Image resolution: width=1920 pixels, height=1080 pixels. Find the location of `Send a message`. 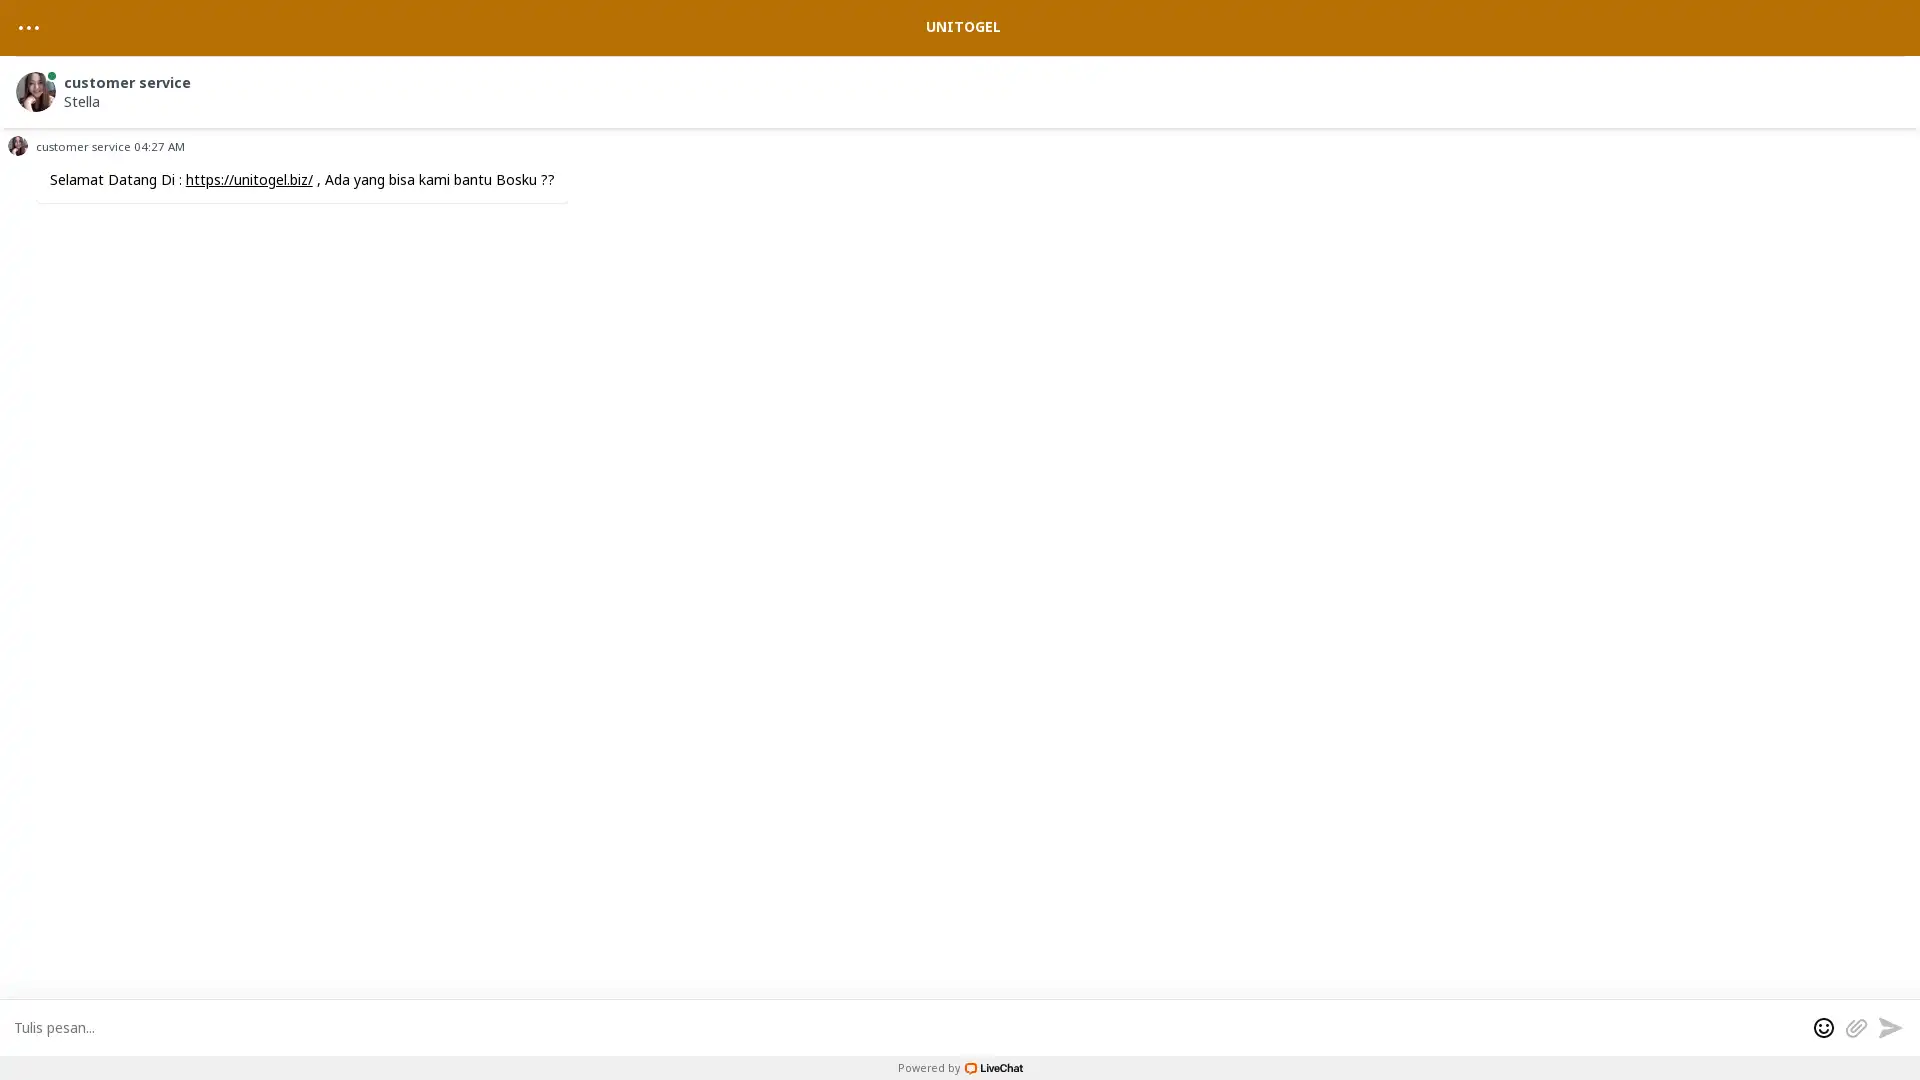

Send a message is located at coordinates (1889, 1026).